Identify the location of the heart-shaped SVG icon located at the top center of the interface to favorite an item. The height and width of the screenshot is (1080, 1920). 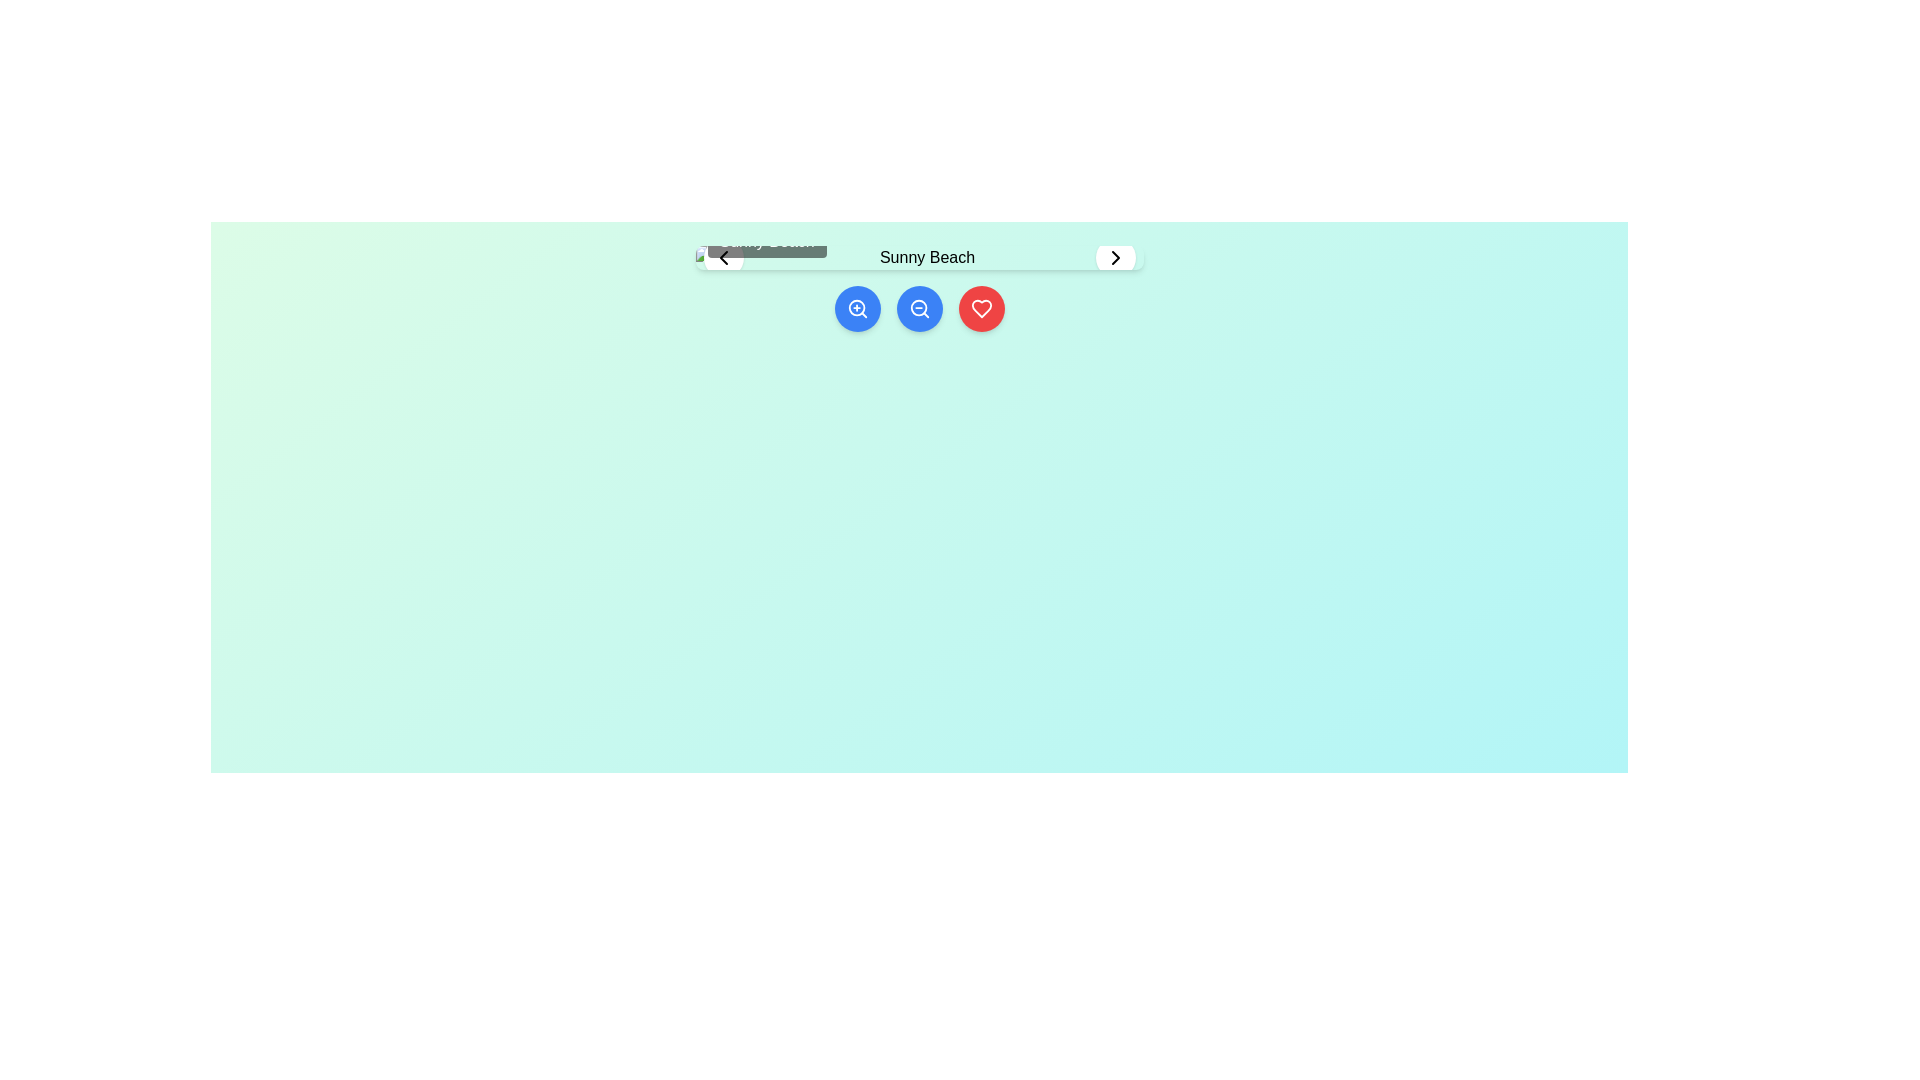
(981, 308).